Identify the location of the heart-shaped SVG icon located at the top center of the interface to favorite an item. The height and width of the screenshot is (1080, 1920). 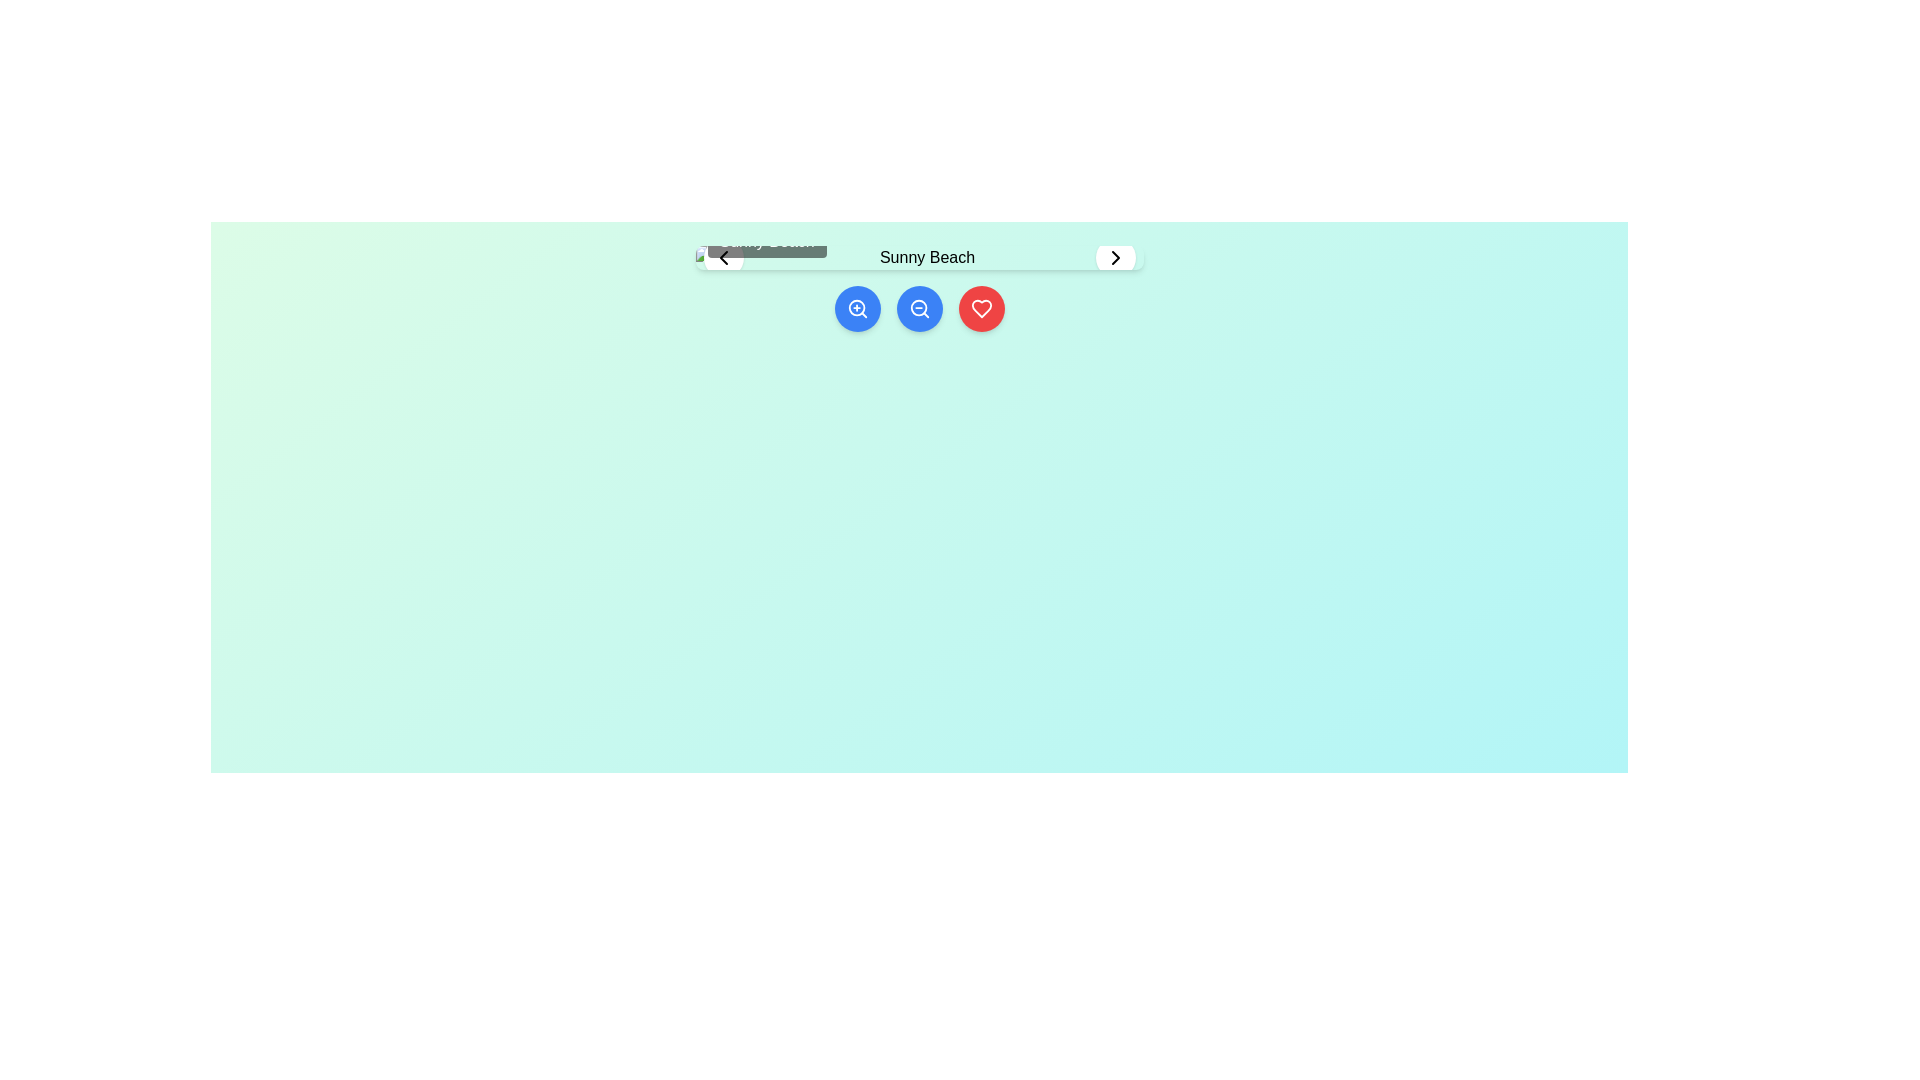
(981, 308).